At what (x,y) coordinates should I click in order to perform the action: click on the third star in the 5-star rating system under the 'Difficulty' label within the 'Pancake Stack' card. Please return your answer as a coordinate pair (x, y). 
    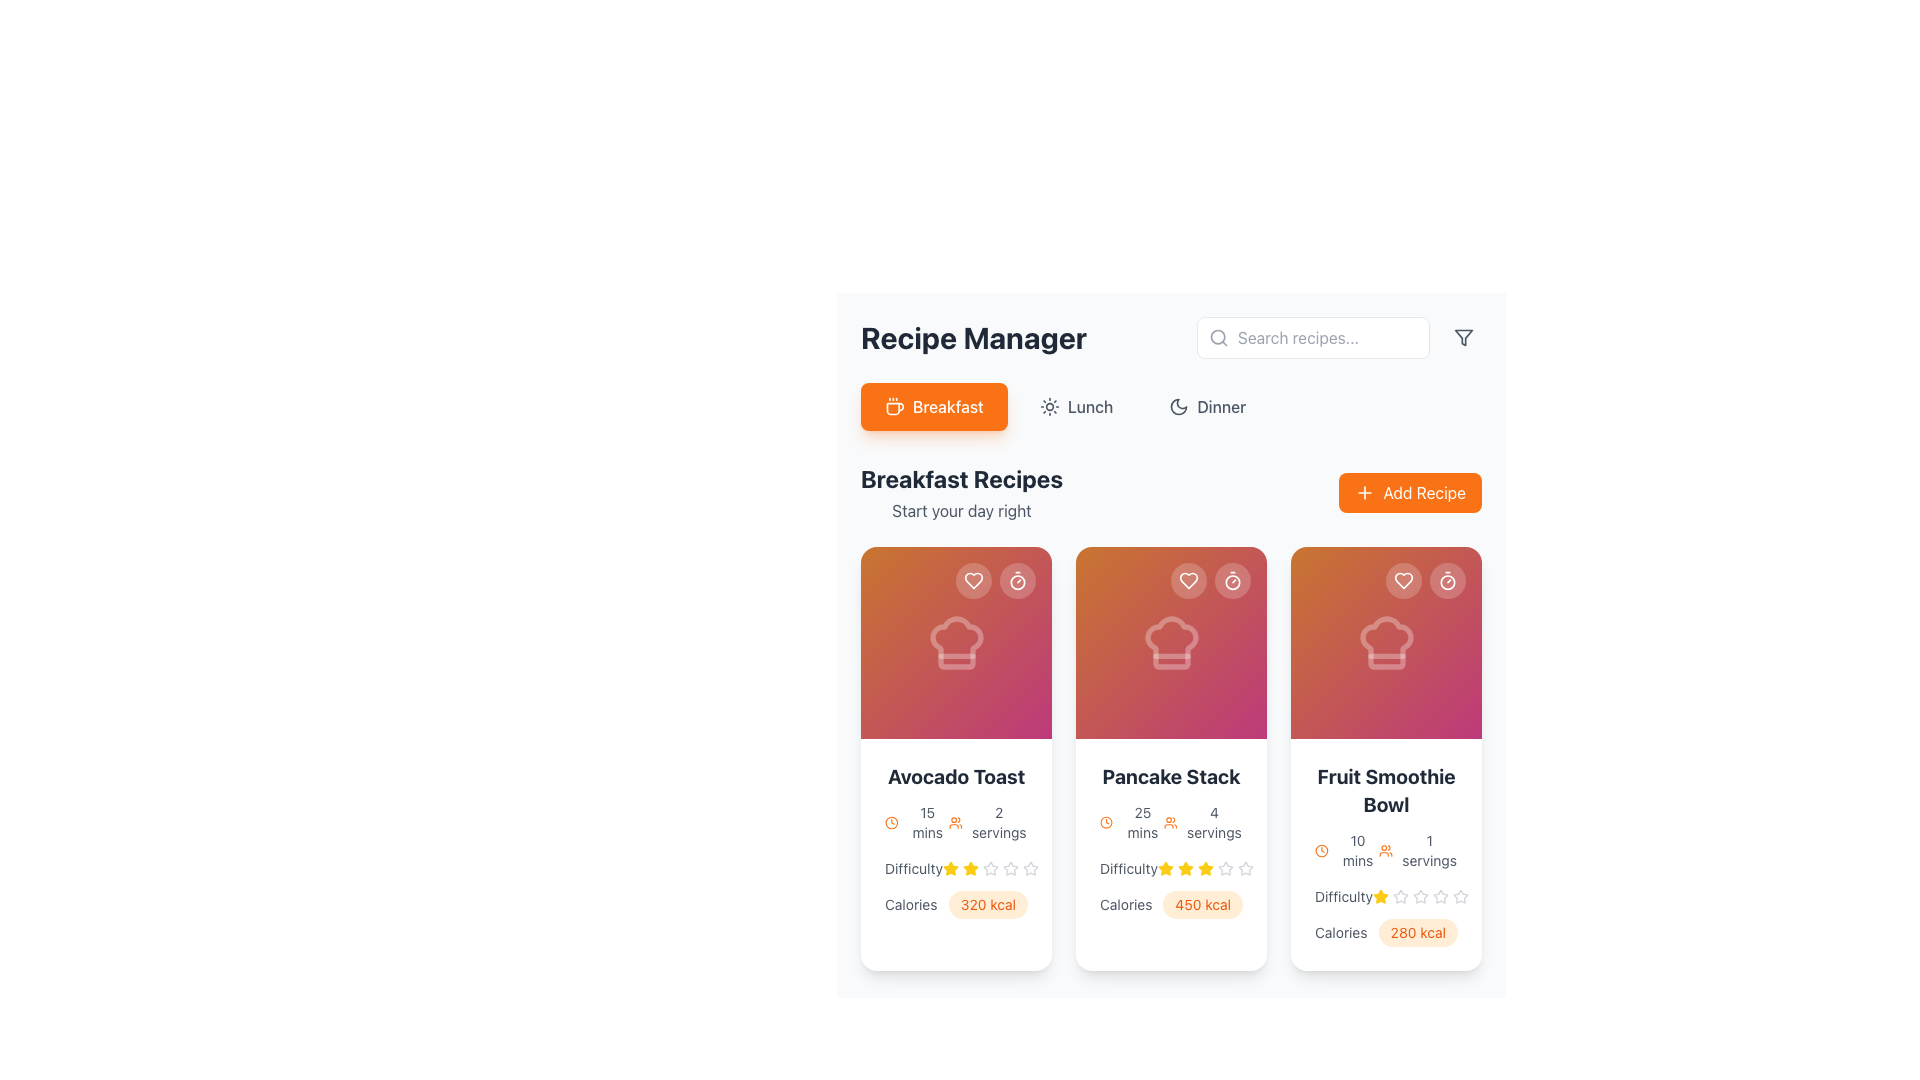
    Looking at the image, I should click on (1204, 867).